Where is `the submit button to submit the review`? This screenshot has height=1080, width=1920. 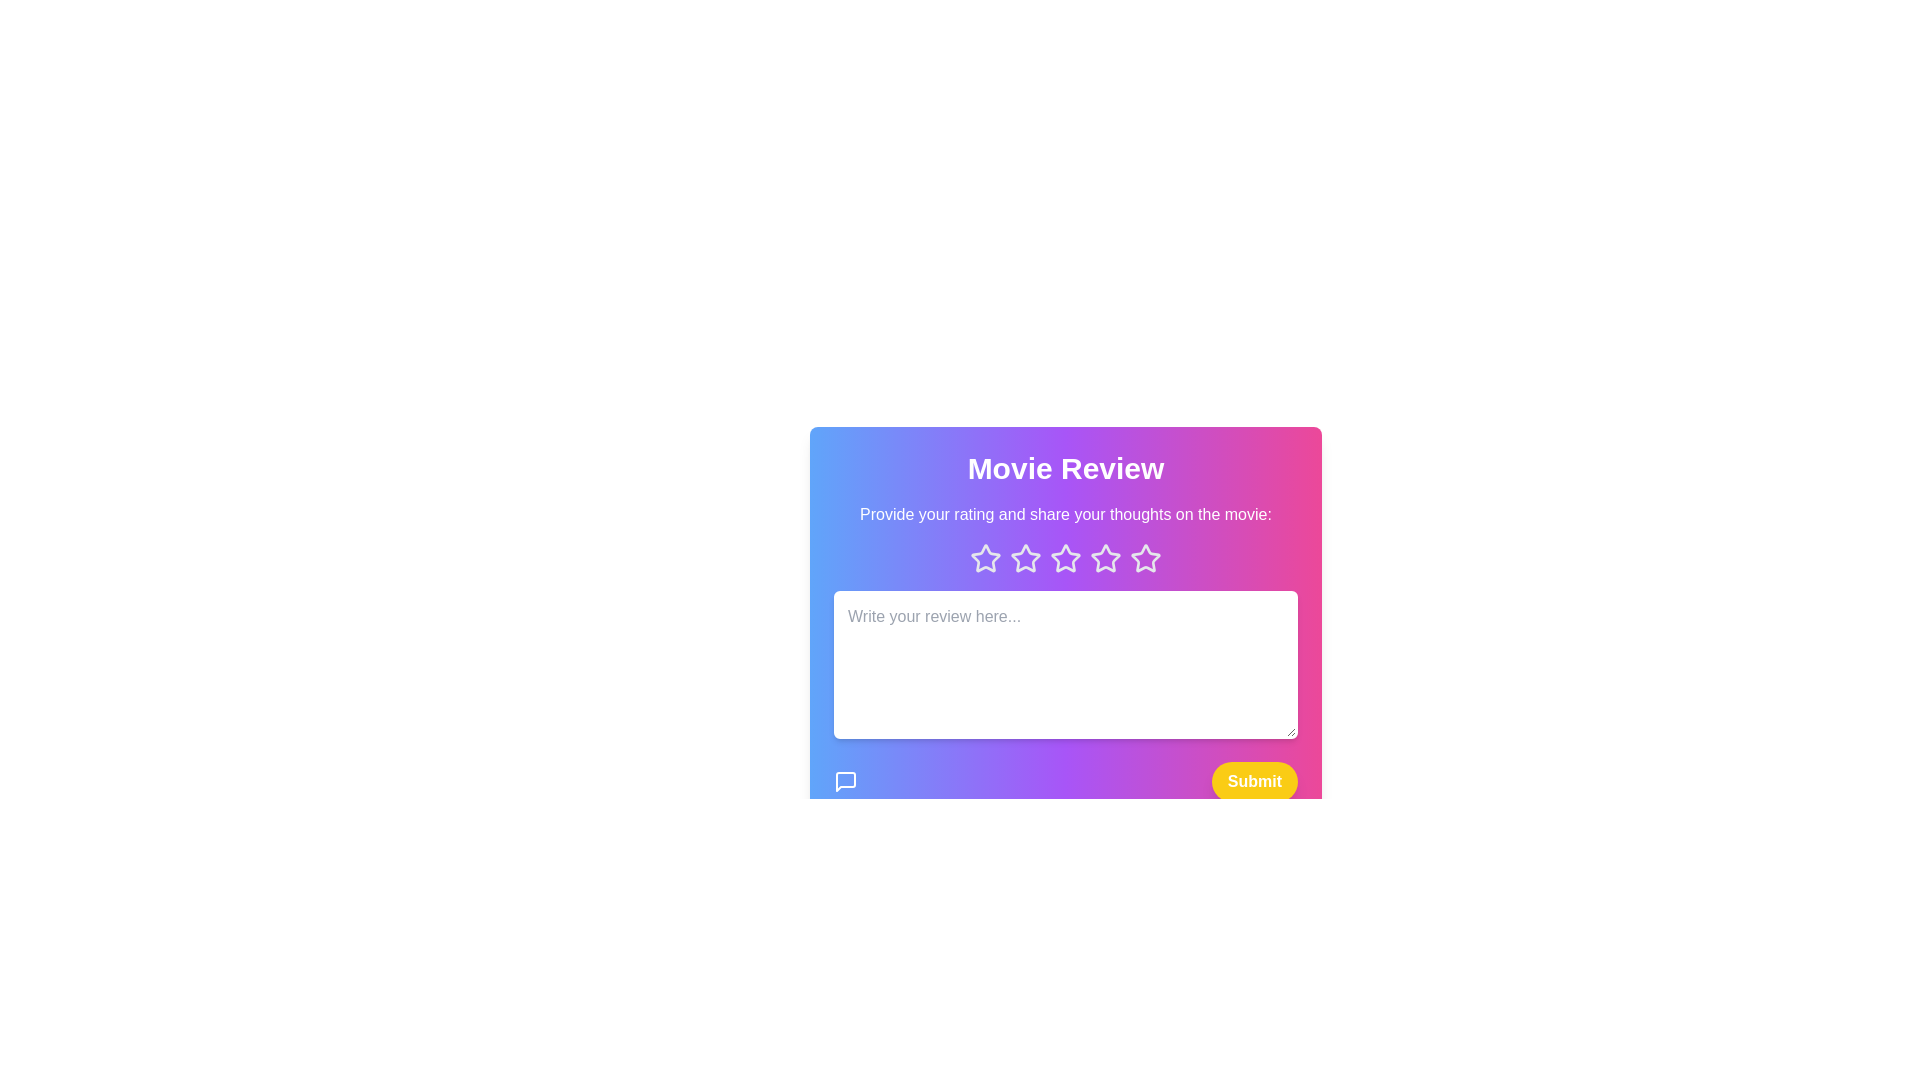 the submit button to submit the review is located at coordinates (1253, 781).